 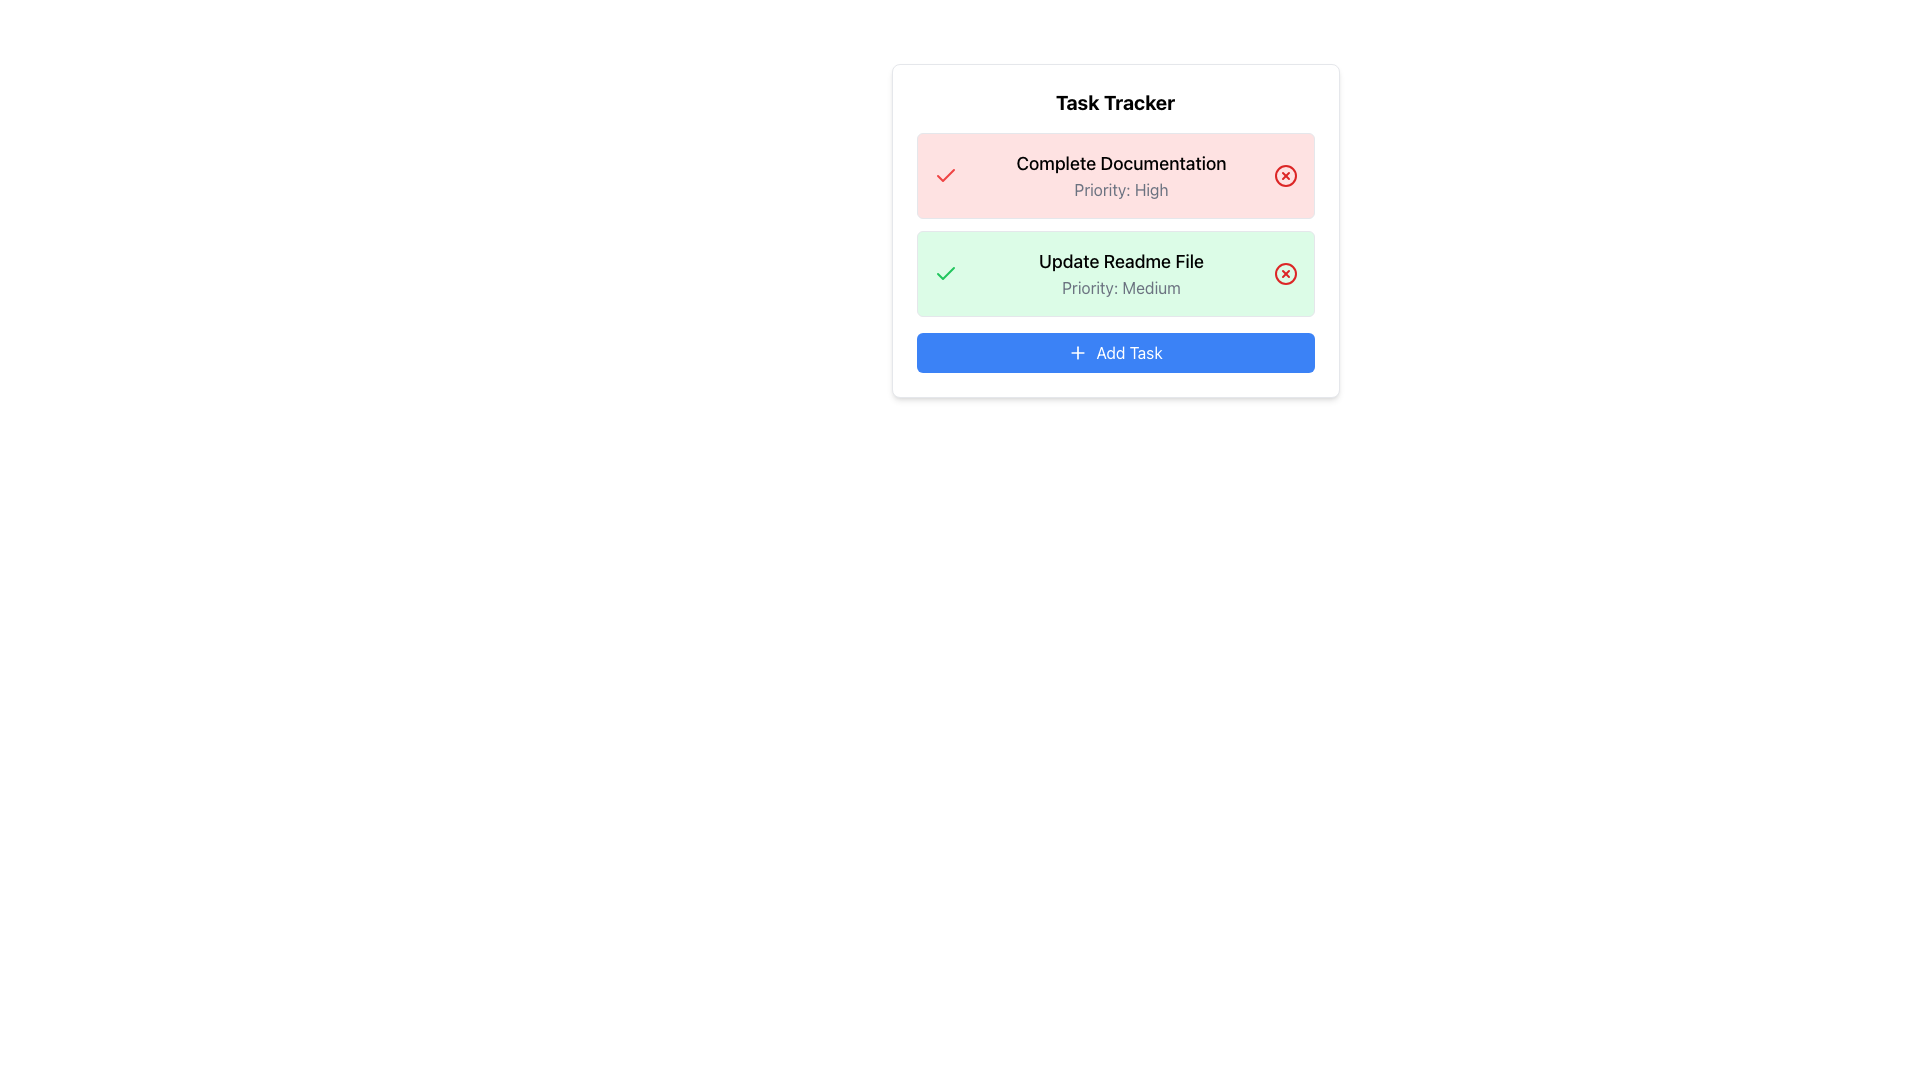 I want to click on the black circular Icon Button with a red cross ('X') located on the right side of the 'Update Readme File - Priority: Medium' task, so click(x=1285, y=273).